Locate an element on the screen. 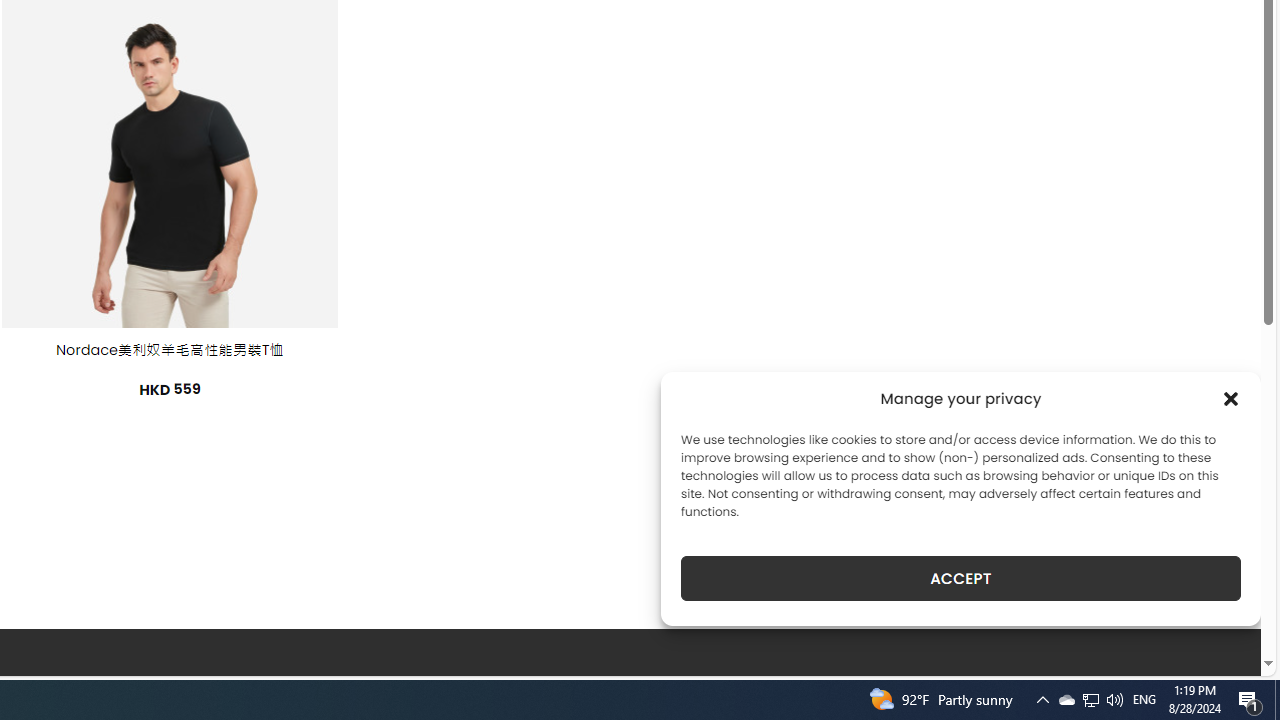 This screenshot has width=1280, height=720. 'ACCEPT' is located at coordinates (961, 578).